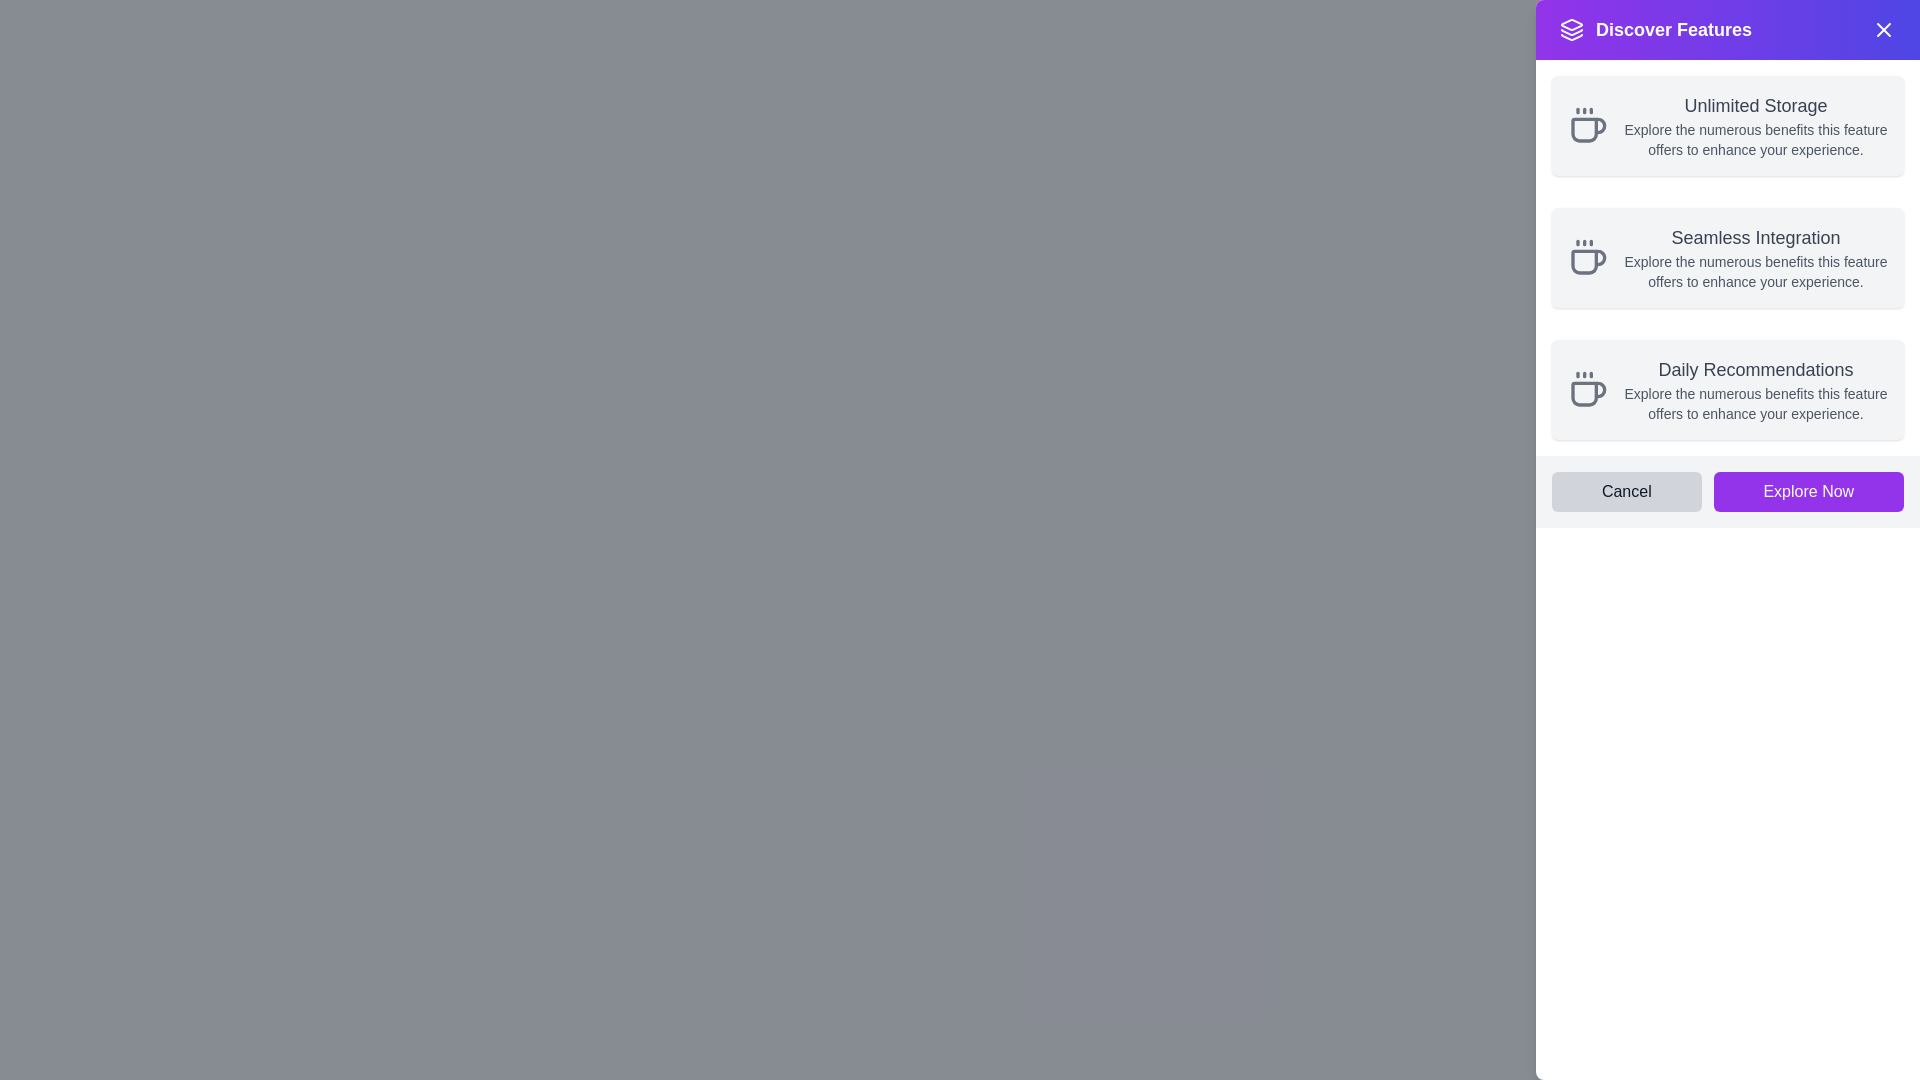 Image resolution: width=1920 pixels, height=1080 pixels. I want to click on the static text label that serves as a title for the feature 'Unlimited Storage', located below the heading 'Discover Features', so click(1755, 105).